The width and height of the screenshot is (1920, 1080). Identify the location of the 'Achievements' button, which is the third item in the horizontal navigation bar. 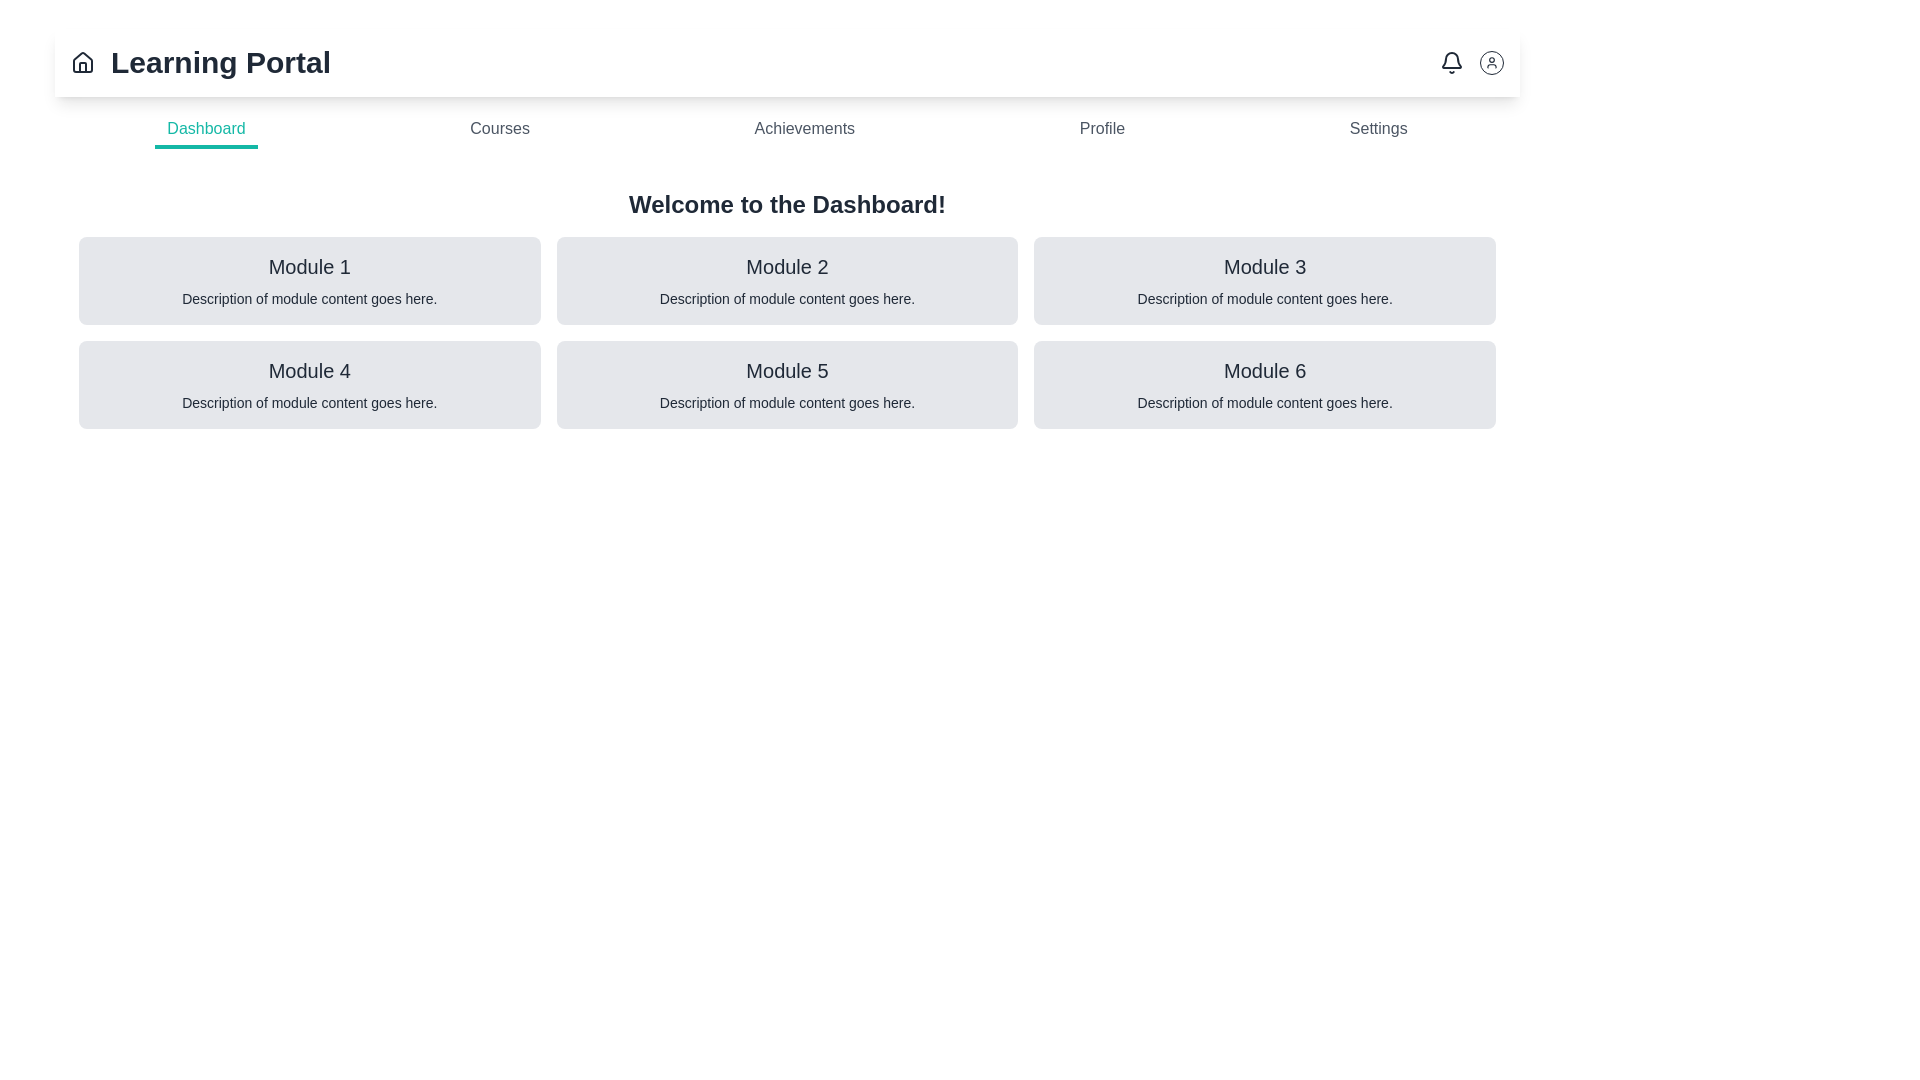
(804, 131).